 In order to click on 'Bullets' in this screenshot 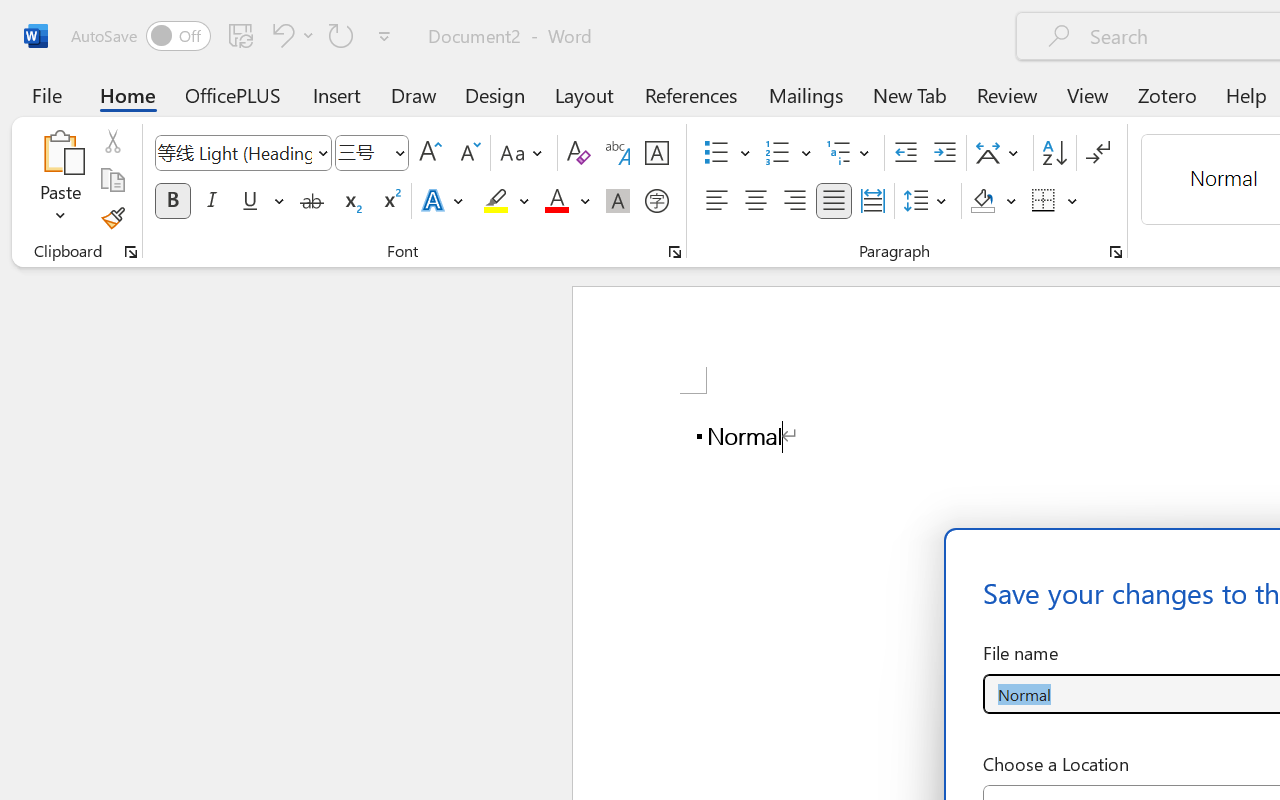, I will do `click(726, 153)`.